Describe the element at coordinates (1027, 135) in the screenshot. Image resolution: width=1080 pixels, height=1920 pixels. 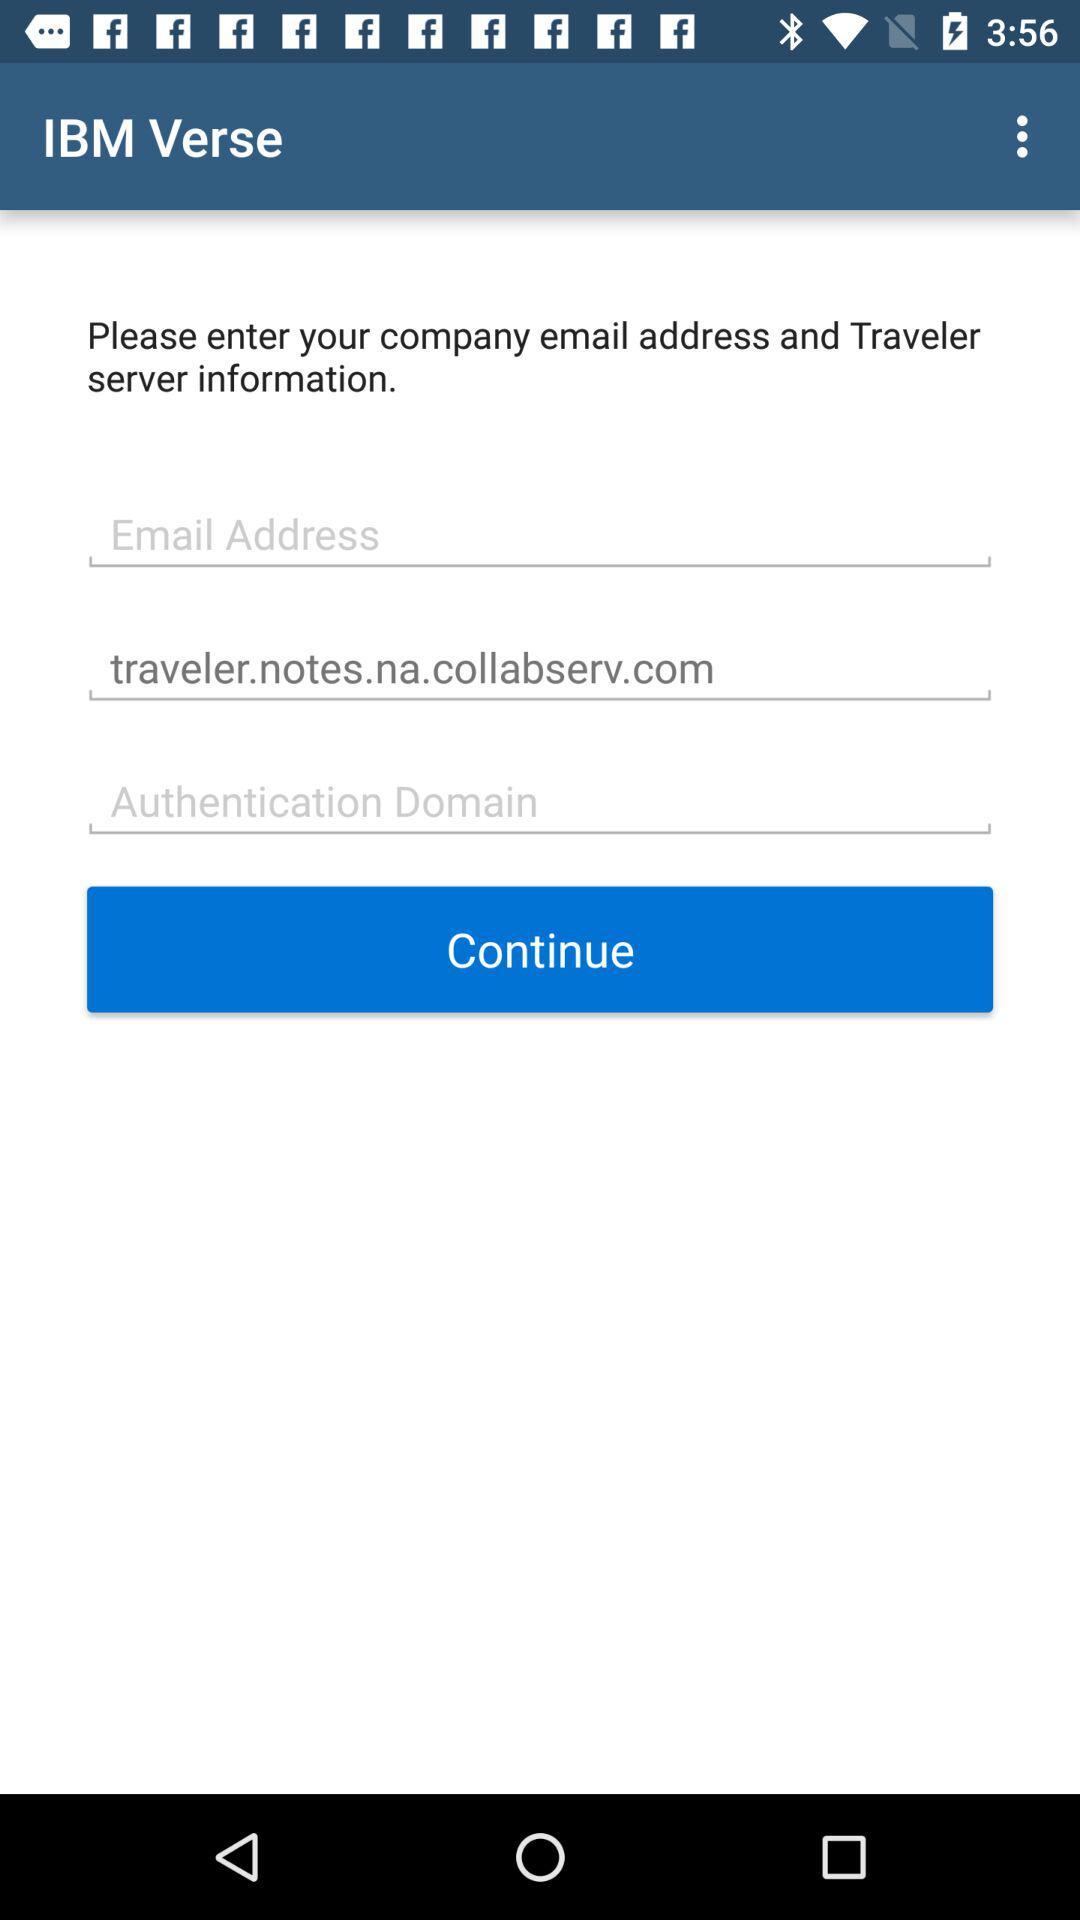
I see `icon at the top right corner` at that location.